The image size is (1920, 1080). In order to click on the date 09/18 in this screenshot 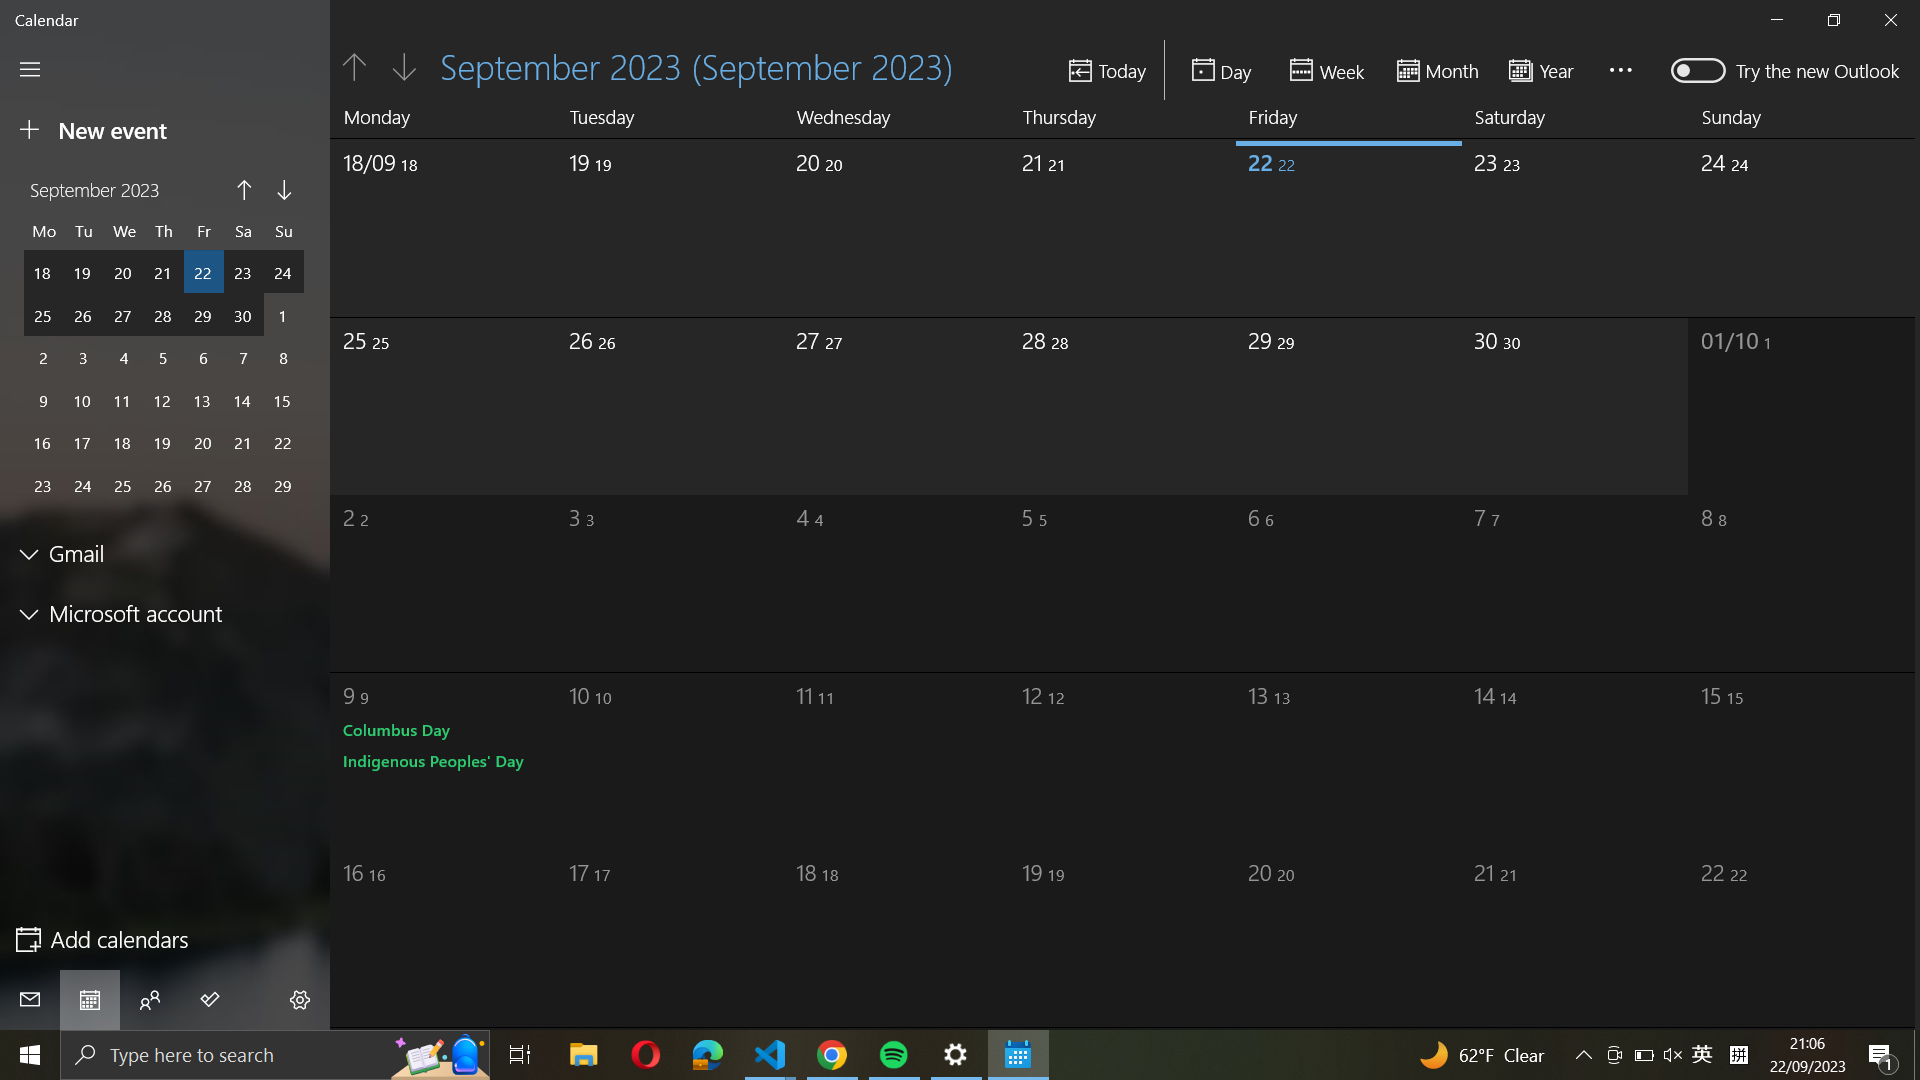, I will do `click(425, 220)`.